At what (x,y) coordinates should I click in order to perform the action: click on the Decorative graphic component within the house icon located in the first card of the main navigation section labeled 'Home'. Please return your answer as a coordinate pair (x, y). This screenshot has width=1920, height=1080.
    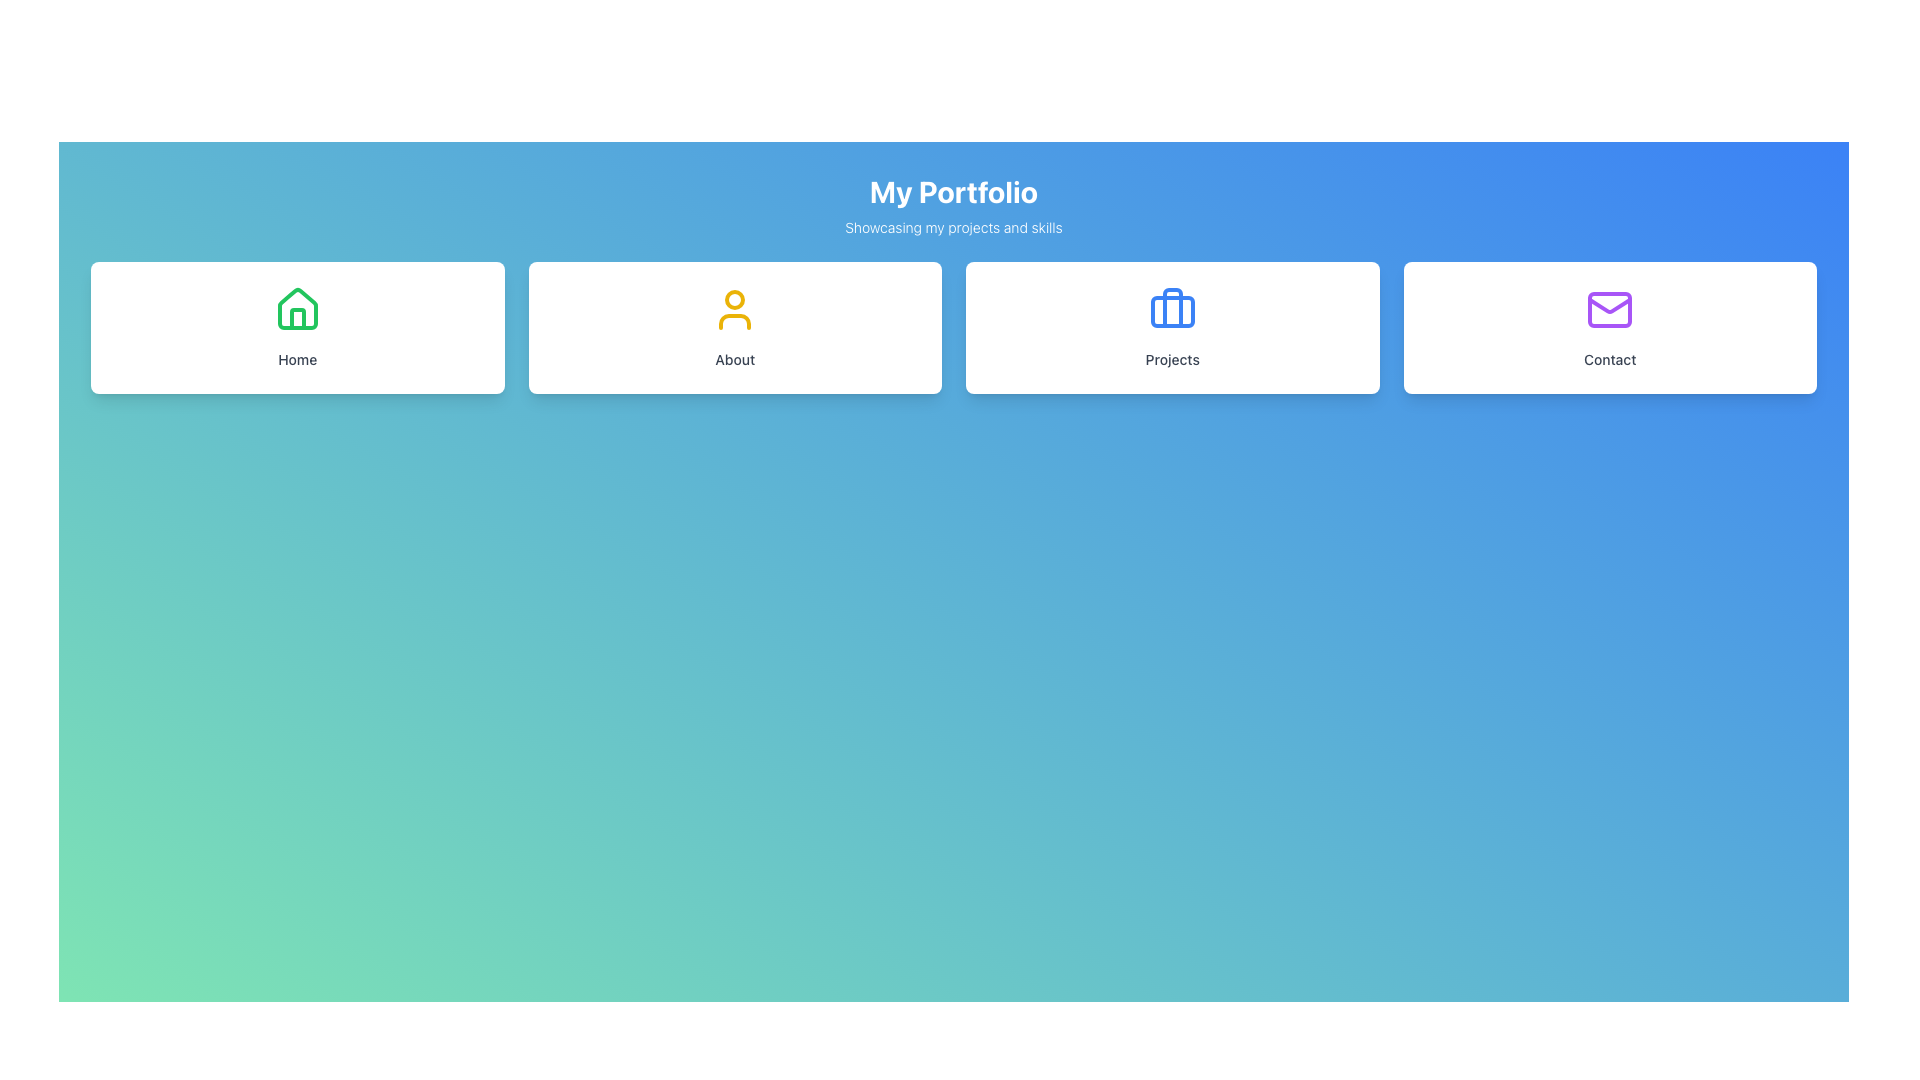
    Looking at the image, I should click on (296, 318).